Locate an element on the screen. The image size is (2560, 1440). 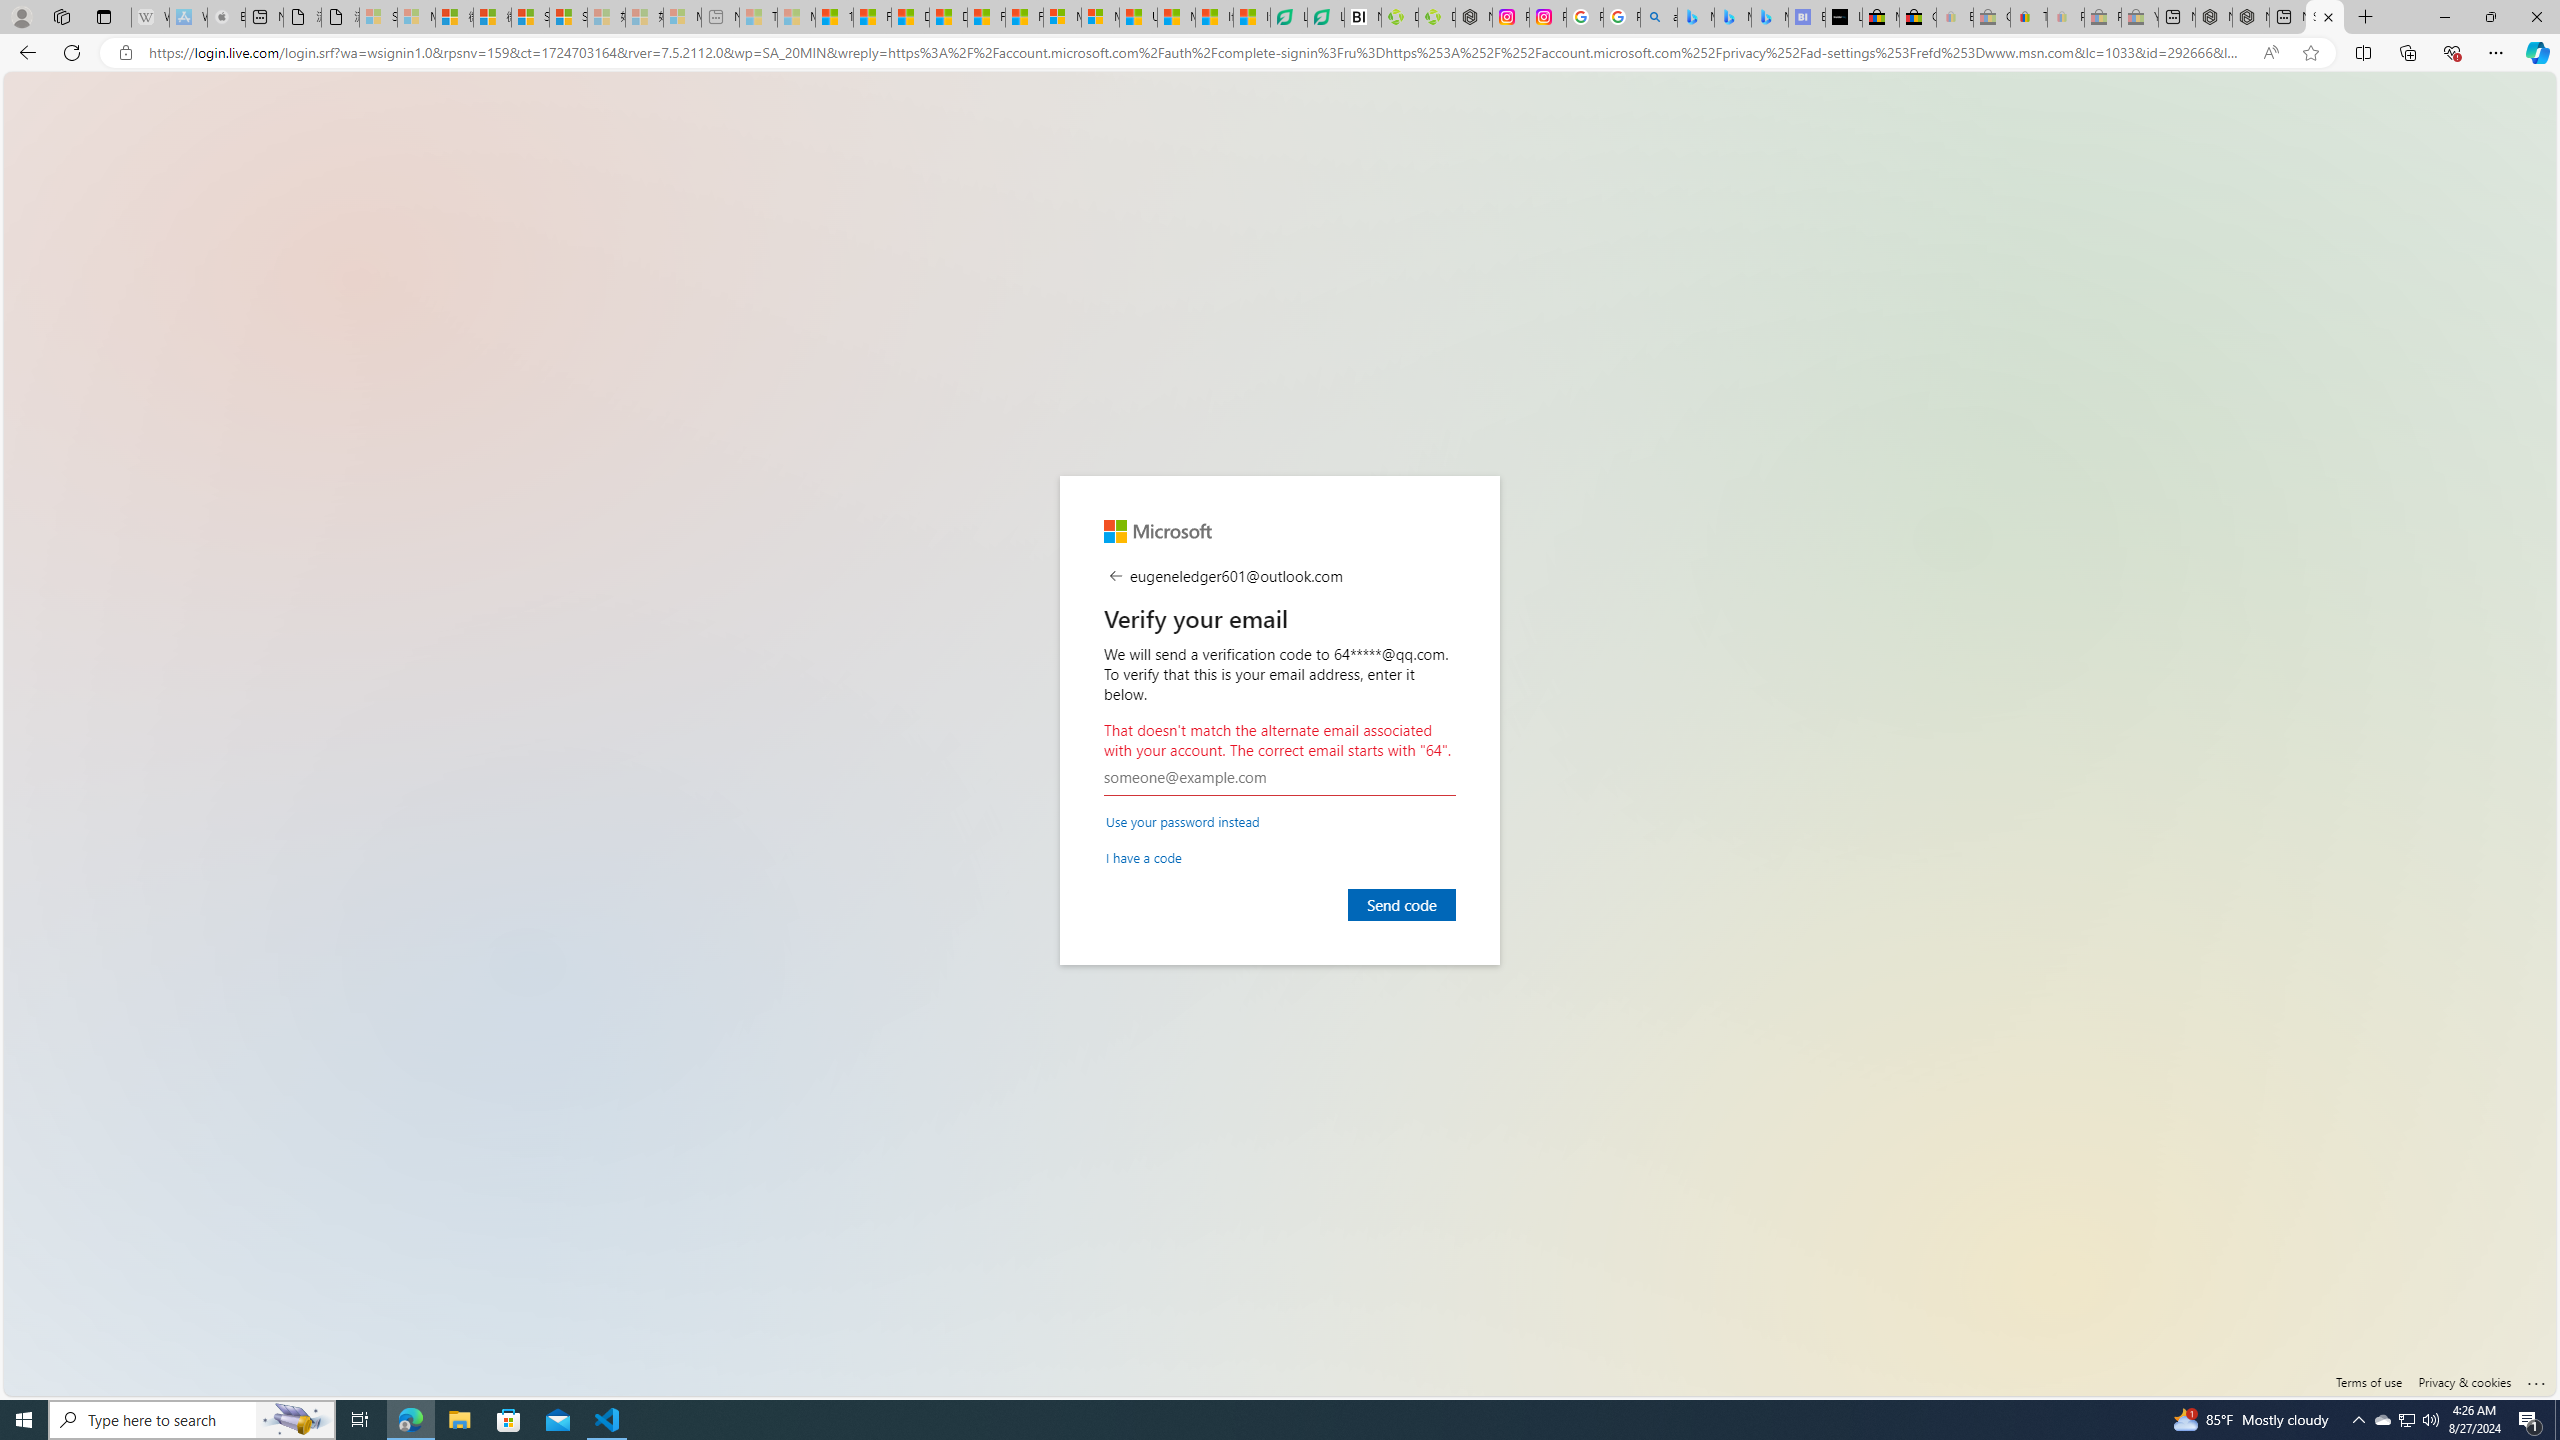
'Threats and offensive language policy | eBay' is located at coordinates (2027, 16).